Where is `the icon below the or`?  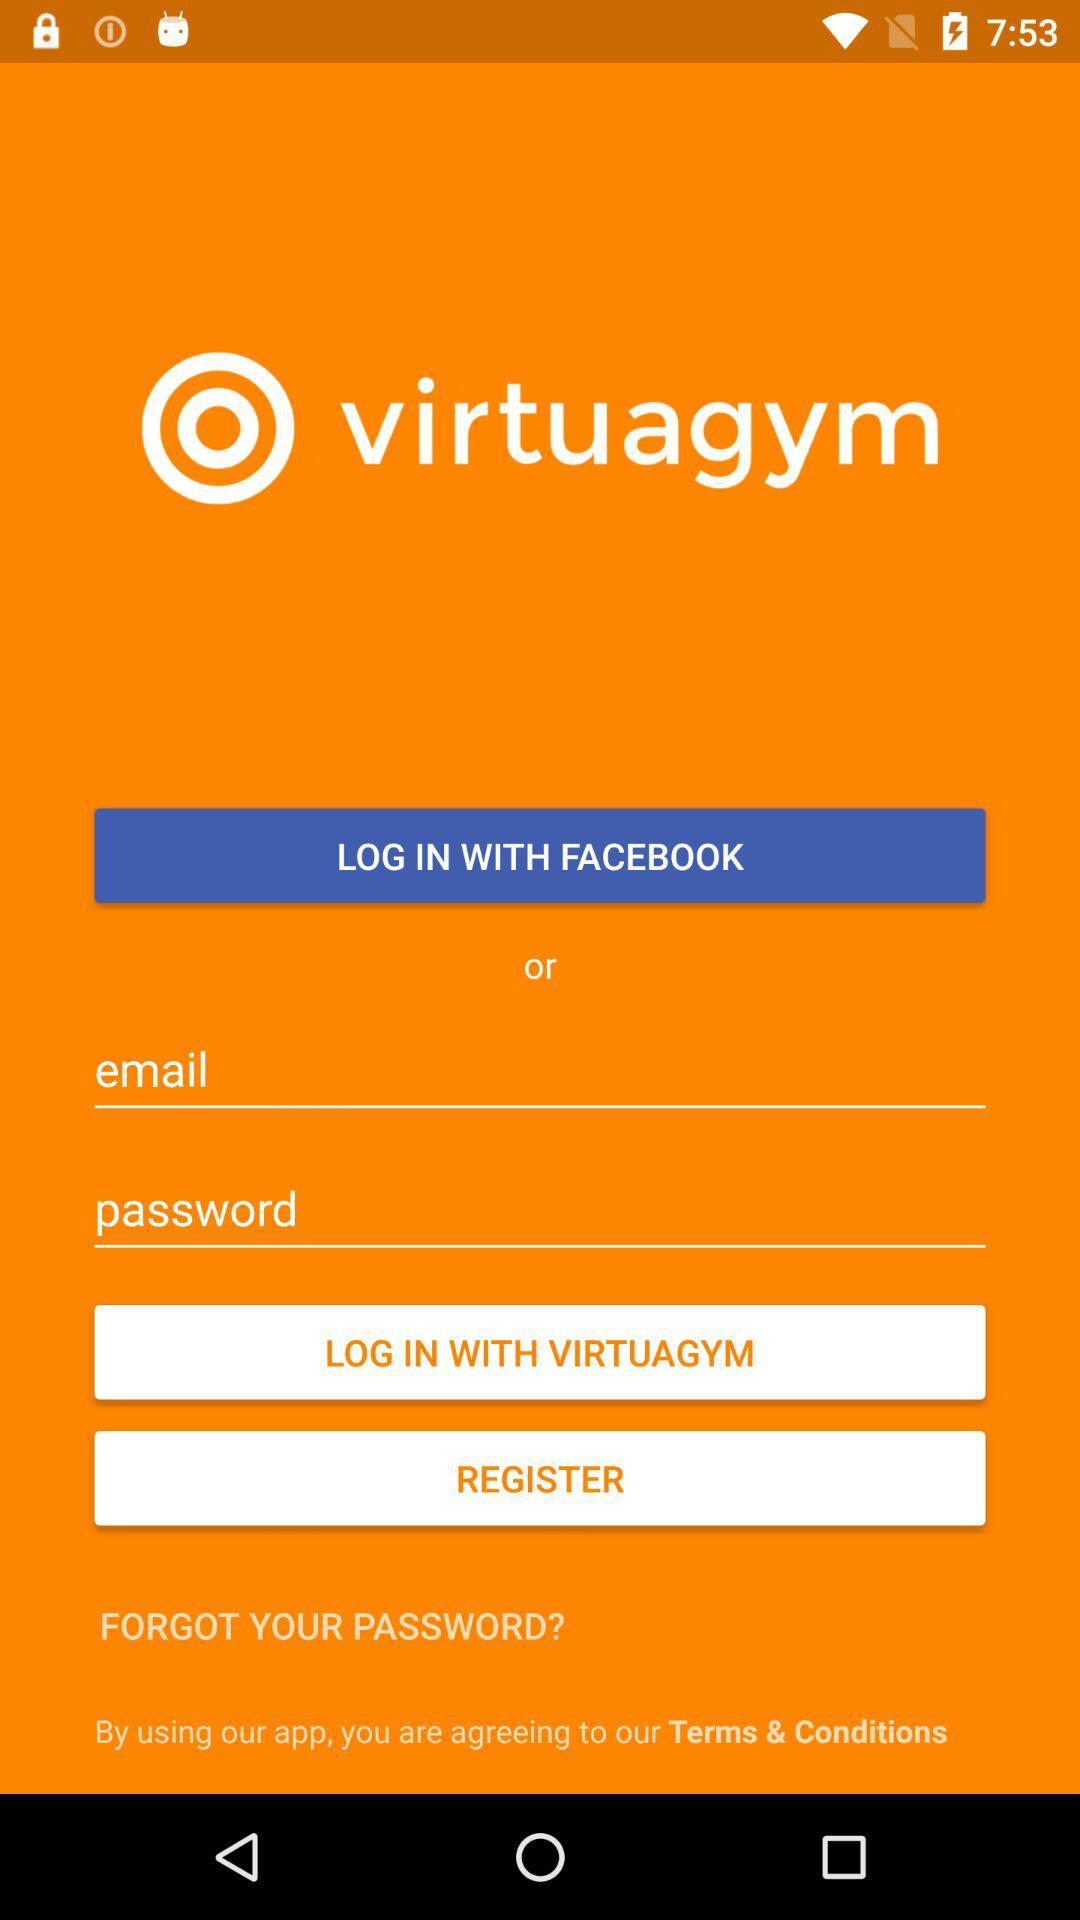
the icon below the or is located at coordinates (540, 1068).